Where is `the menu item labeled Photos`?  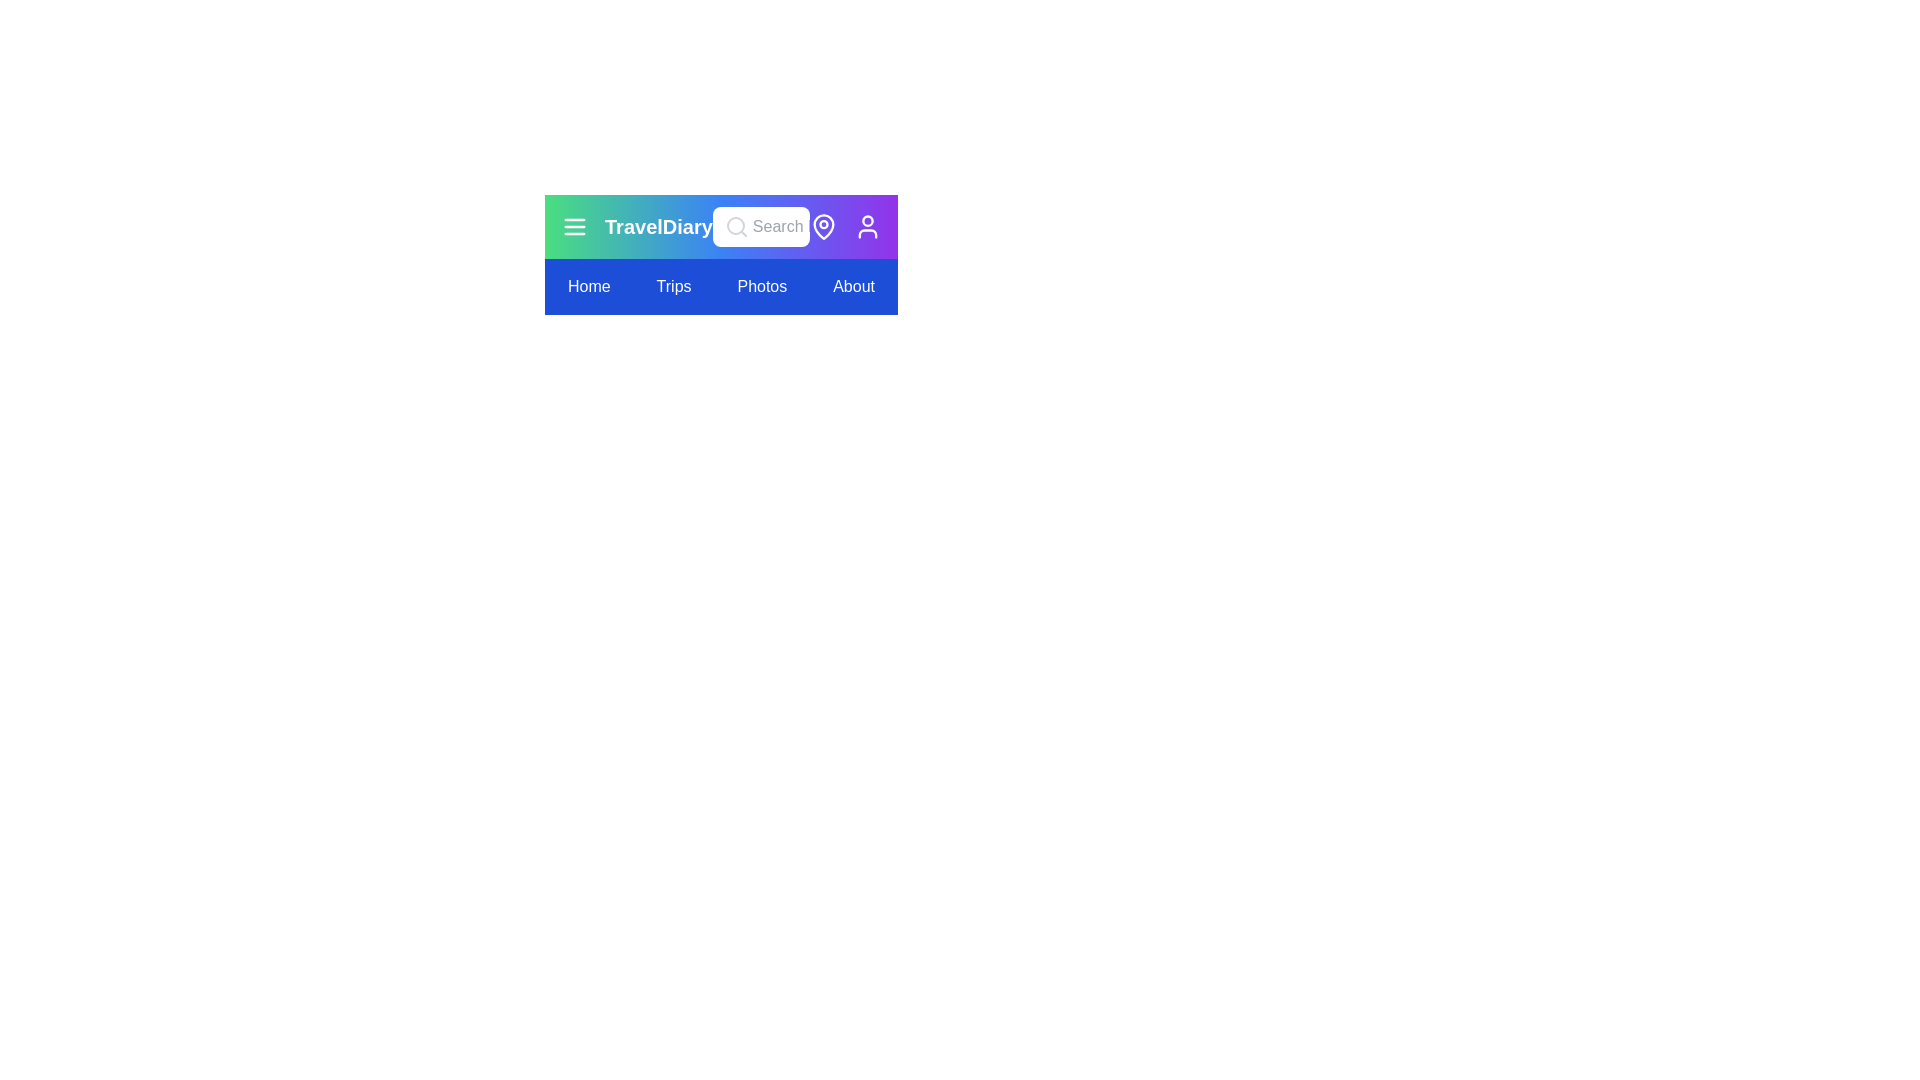 the menu item labeled Photos is located at coordinates (761, 286).